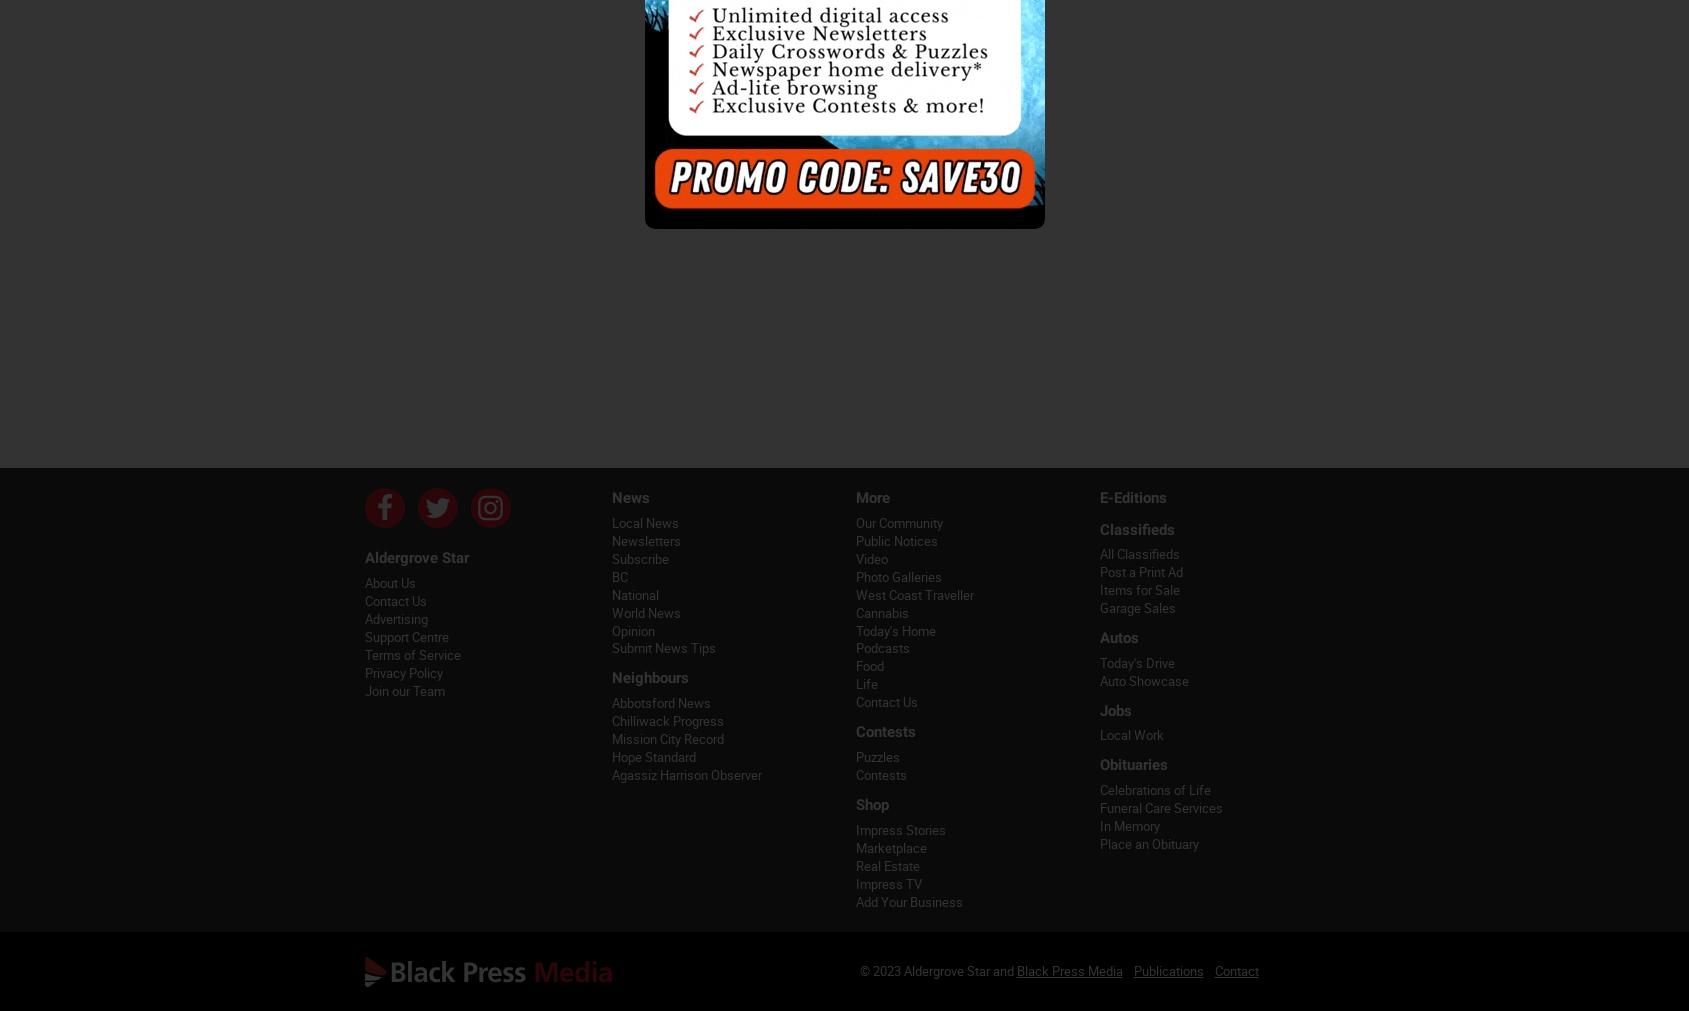  What do you see at coordinates (639, 558) in the screenshot?
I see `'Subscribe'` at bounding box center [639, 558].